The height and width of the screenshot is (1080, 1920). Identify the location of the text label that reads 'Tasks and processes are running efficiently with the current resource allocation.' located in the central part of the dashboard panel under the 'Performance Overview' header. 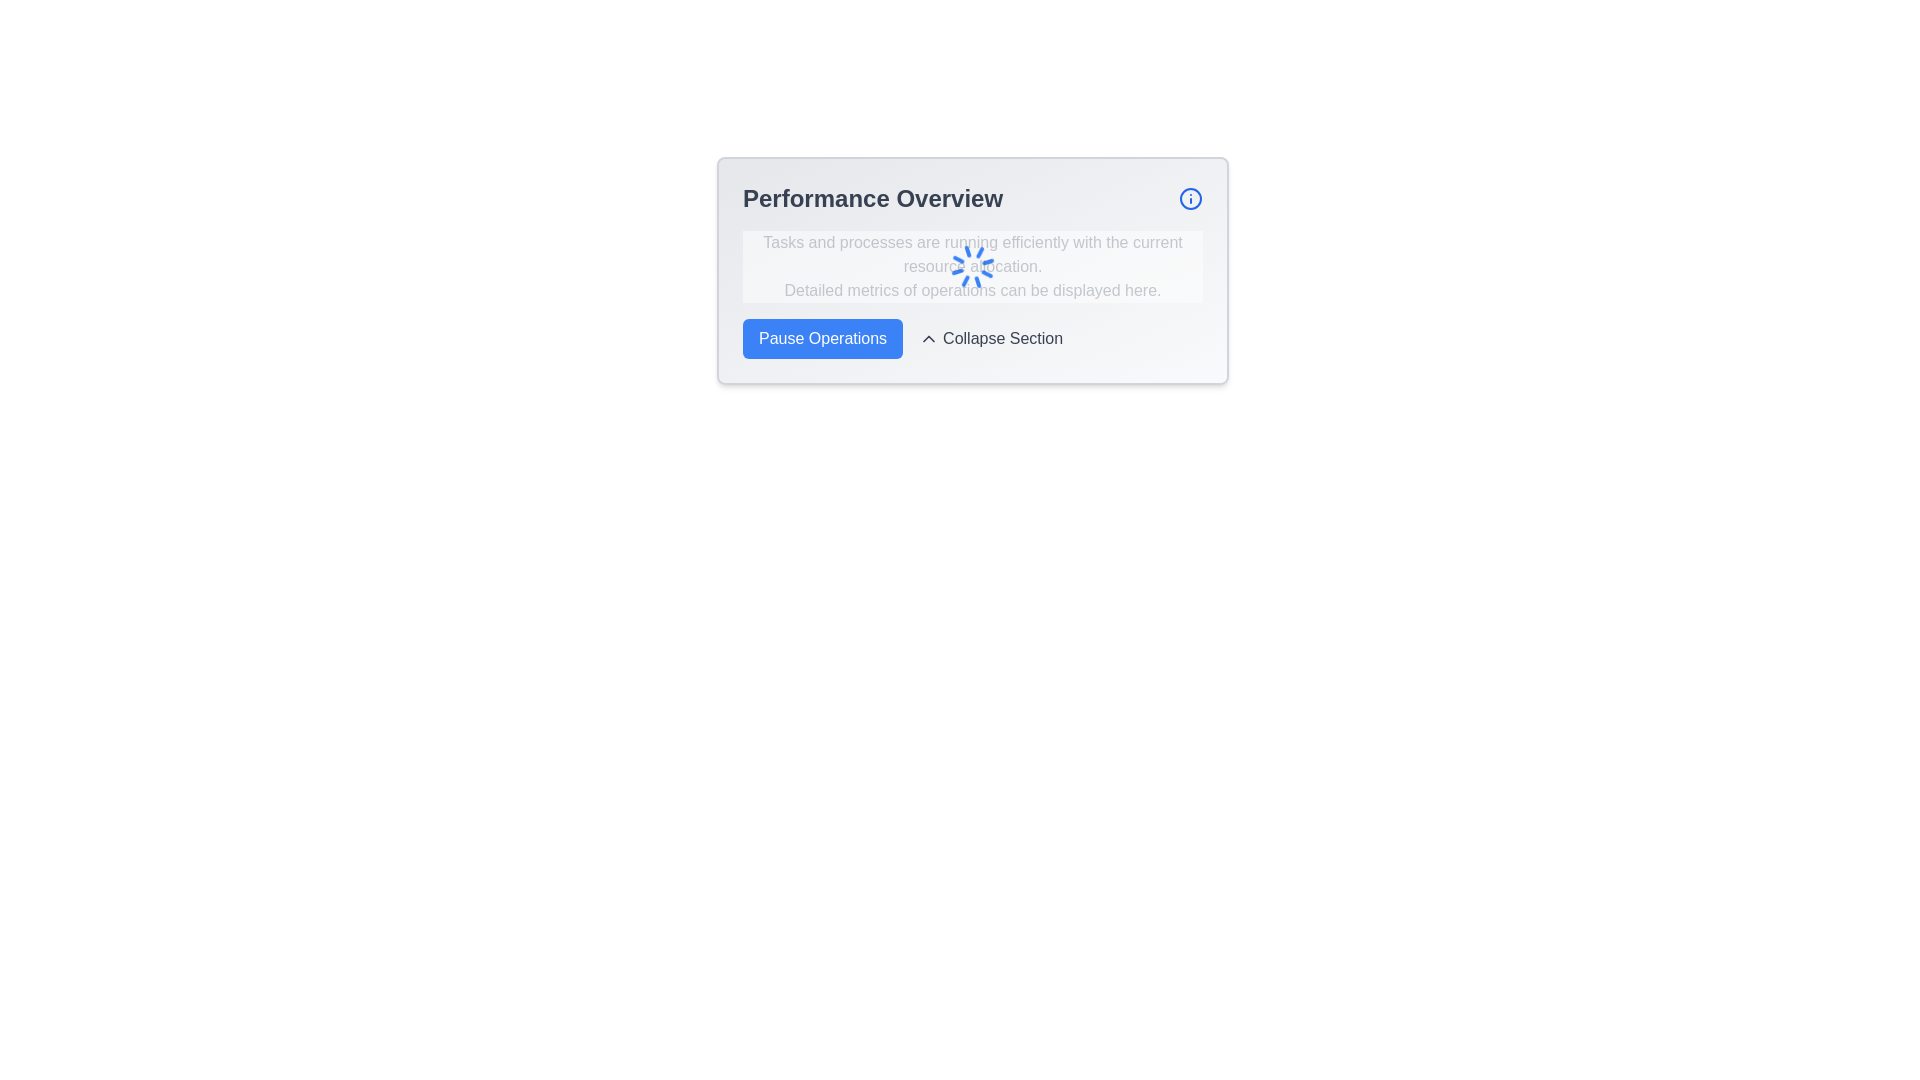
(973, 253).